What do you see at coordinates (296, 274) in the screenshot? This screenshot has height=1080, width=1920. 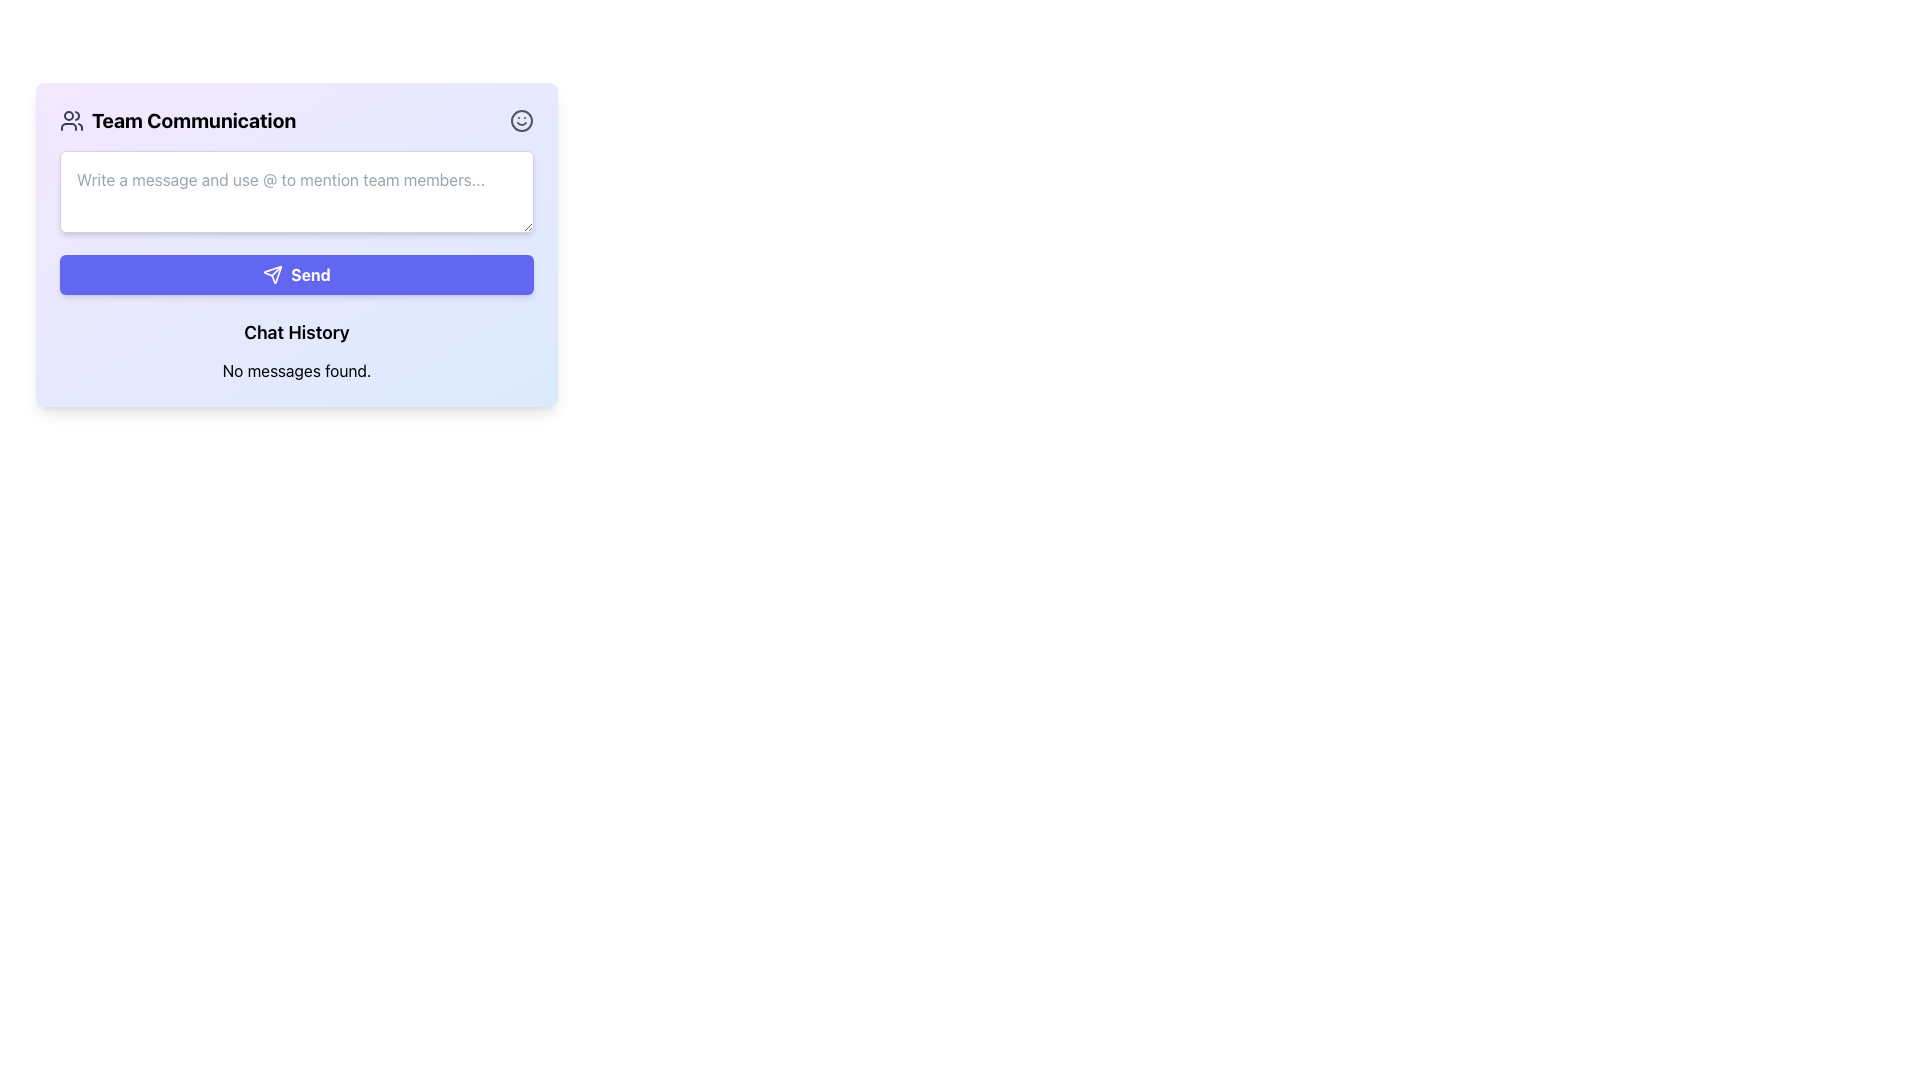 I see `the 'Send' button, which has a blue background, white text, and a paper plane icon, located below the input field for writing messages` at bounding box center [296, 274].